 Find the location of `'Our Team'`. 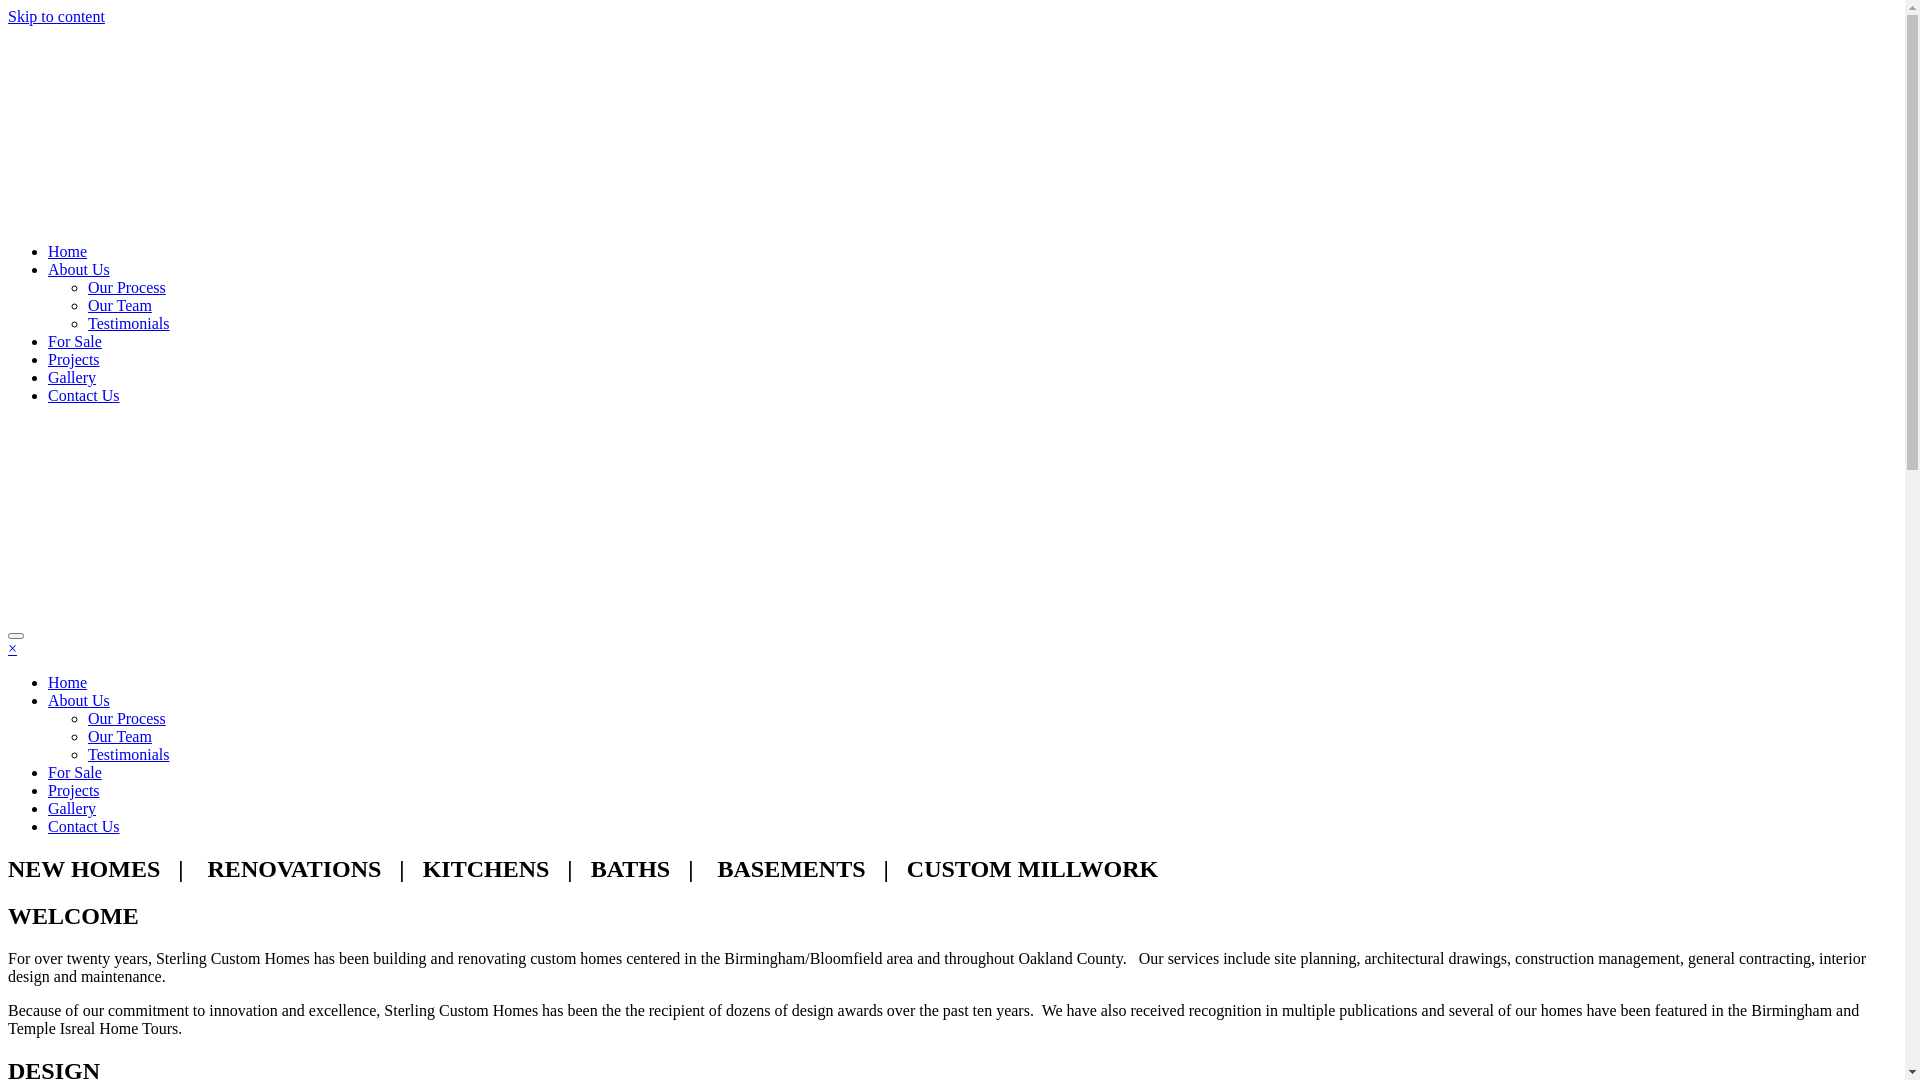

'Our Team' is located at coordinates (86, 736).